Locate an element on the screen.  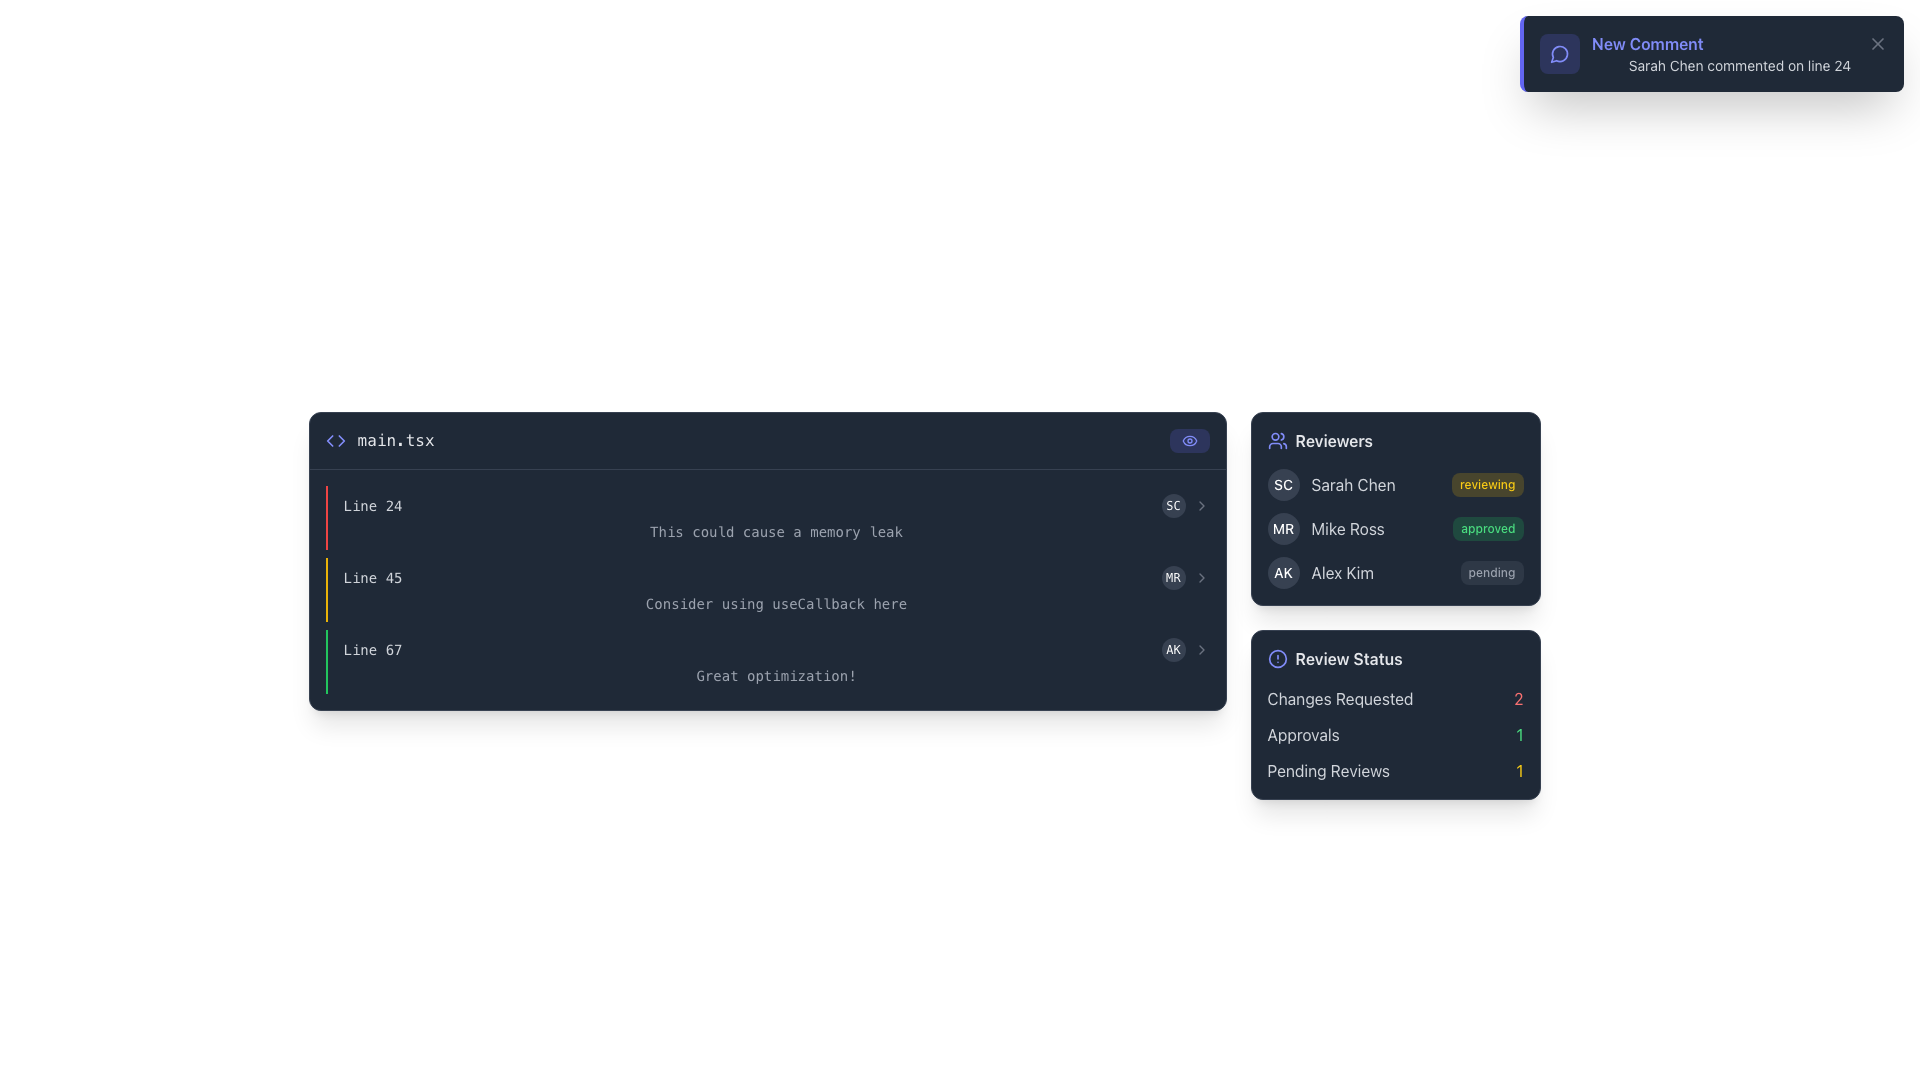
the circular badge with dark gray background and 'MR' initials, located is located at coordinates (1283, 527).